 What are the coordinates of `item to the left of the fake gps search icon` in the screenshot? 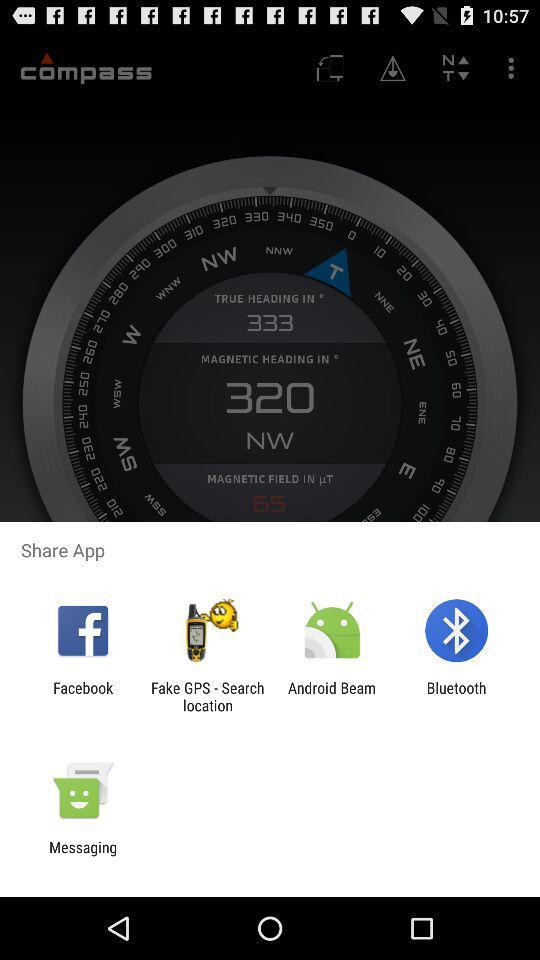 It's located at (82, 696).